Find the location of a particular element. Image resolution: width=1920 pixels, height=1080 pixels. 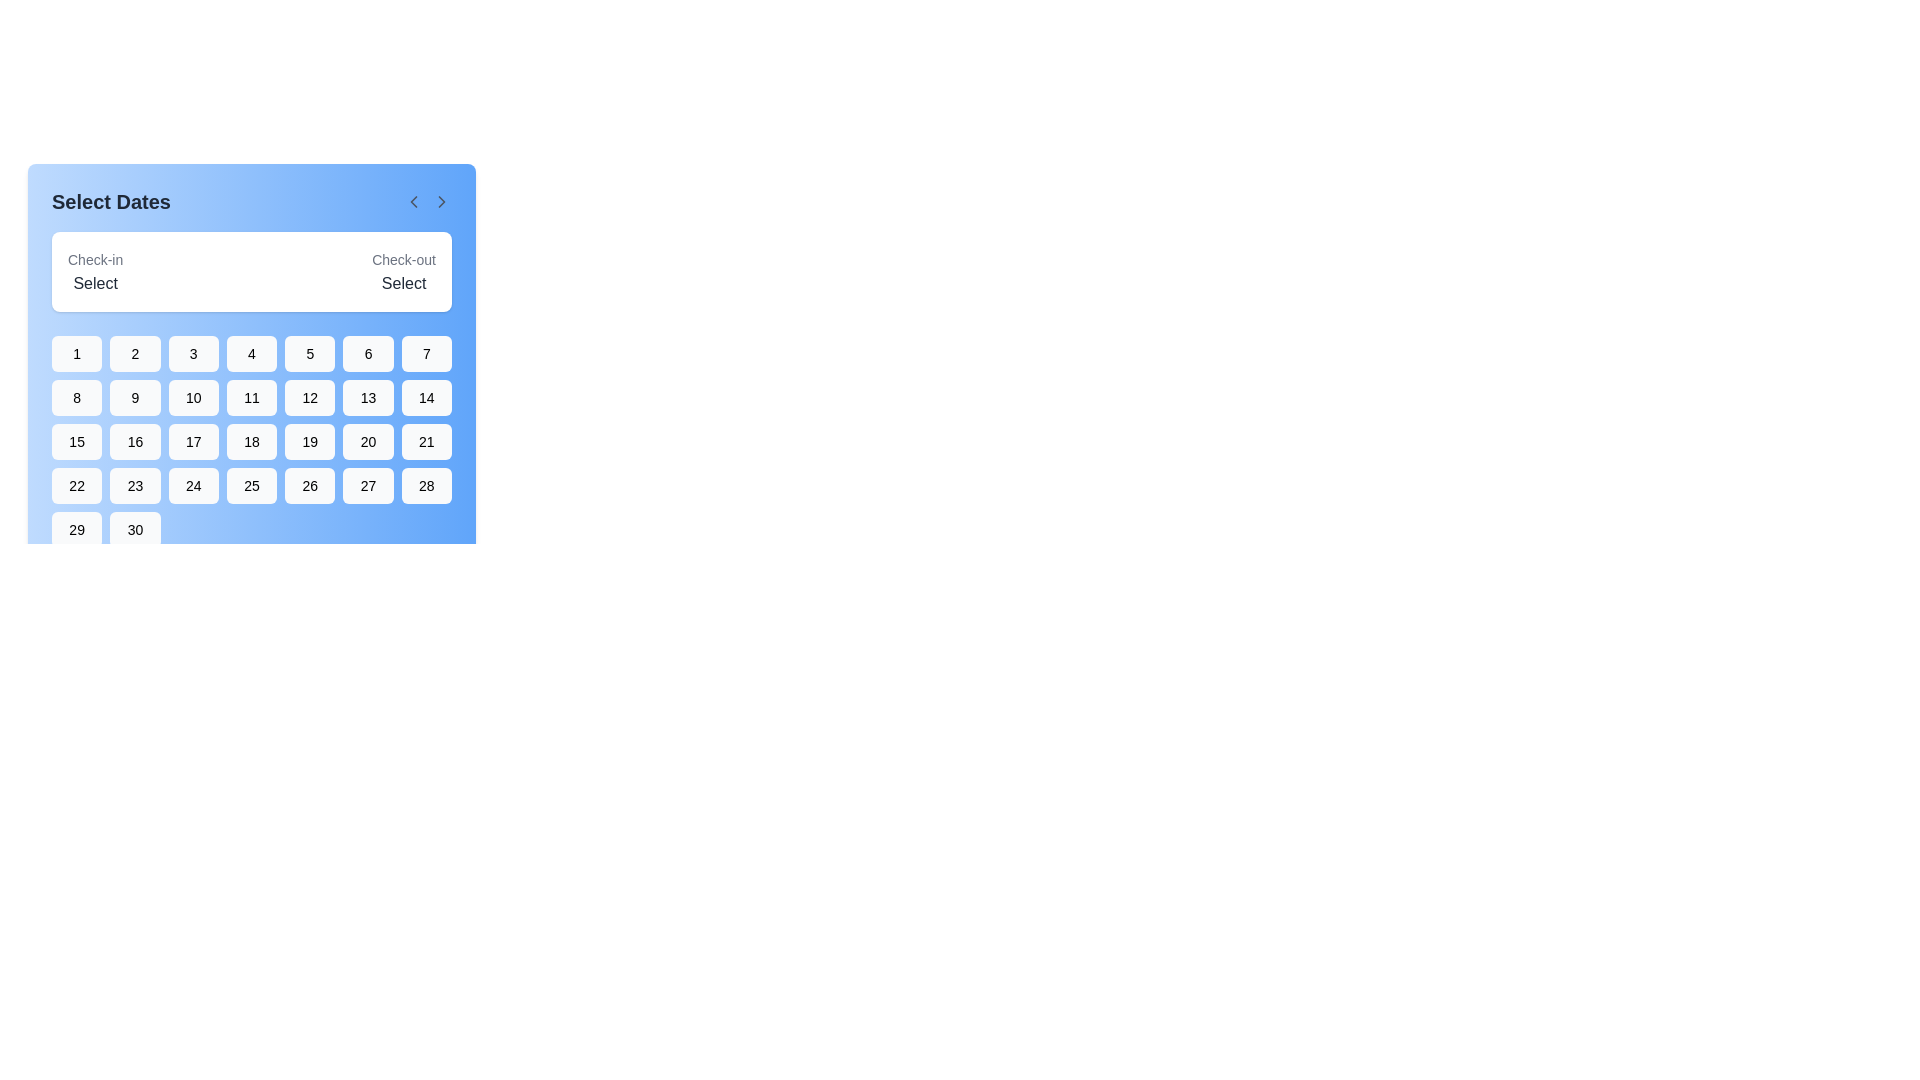

the button corresponding to the number 16 in the calendar interface is located at coordinates (134, 441).